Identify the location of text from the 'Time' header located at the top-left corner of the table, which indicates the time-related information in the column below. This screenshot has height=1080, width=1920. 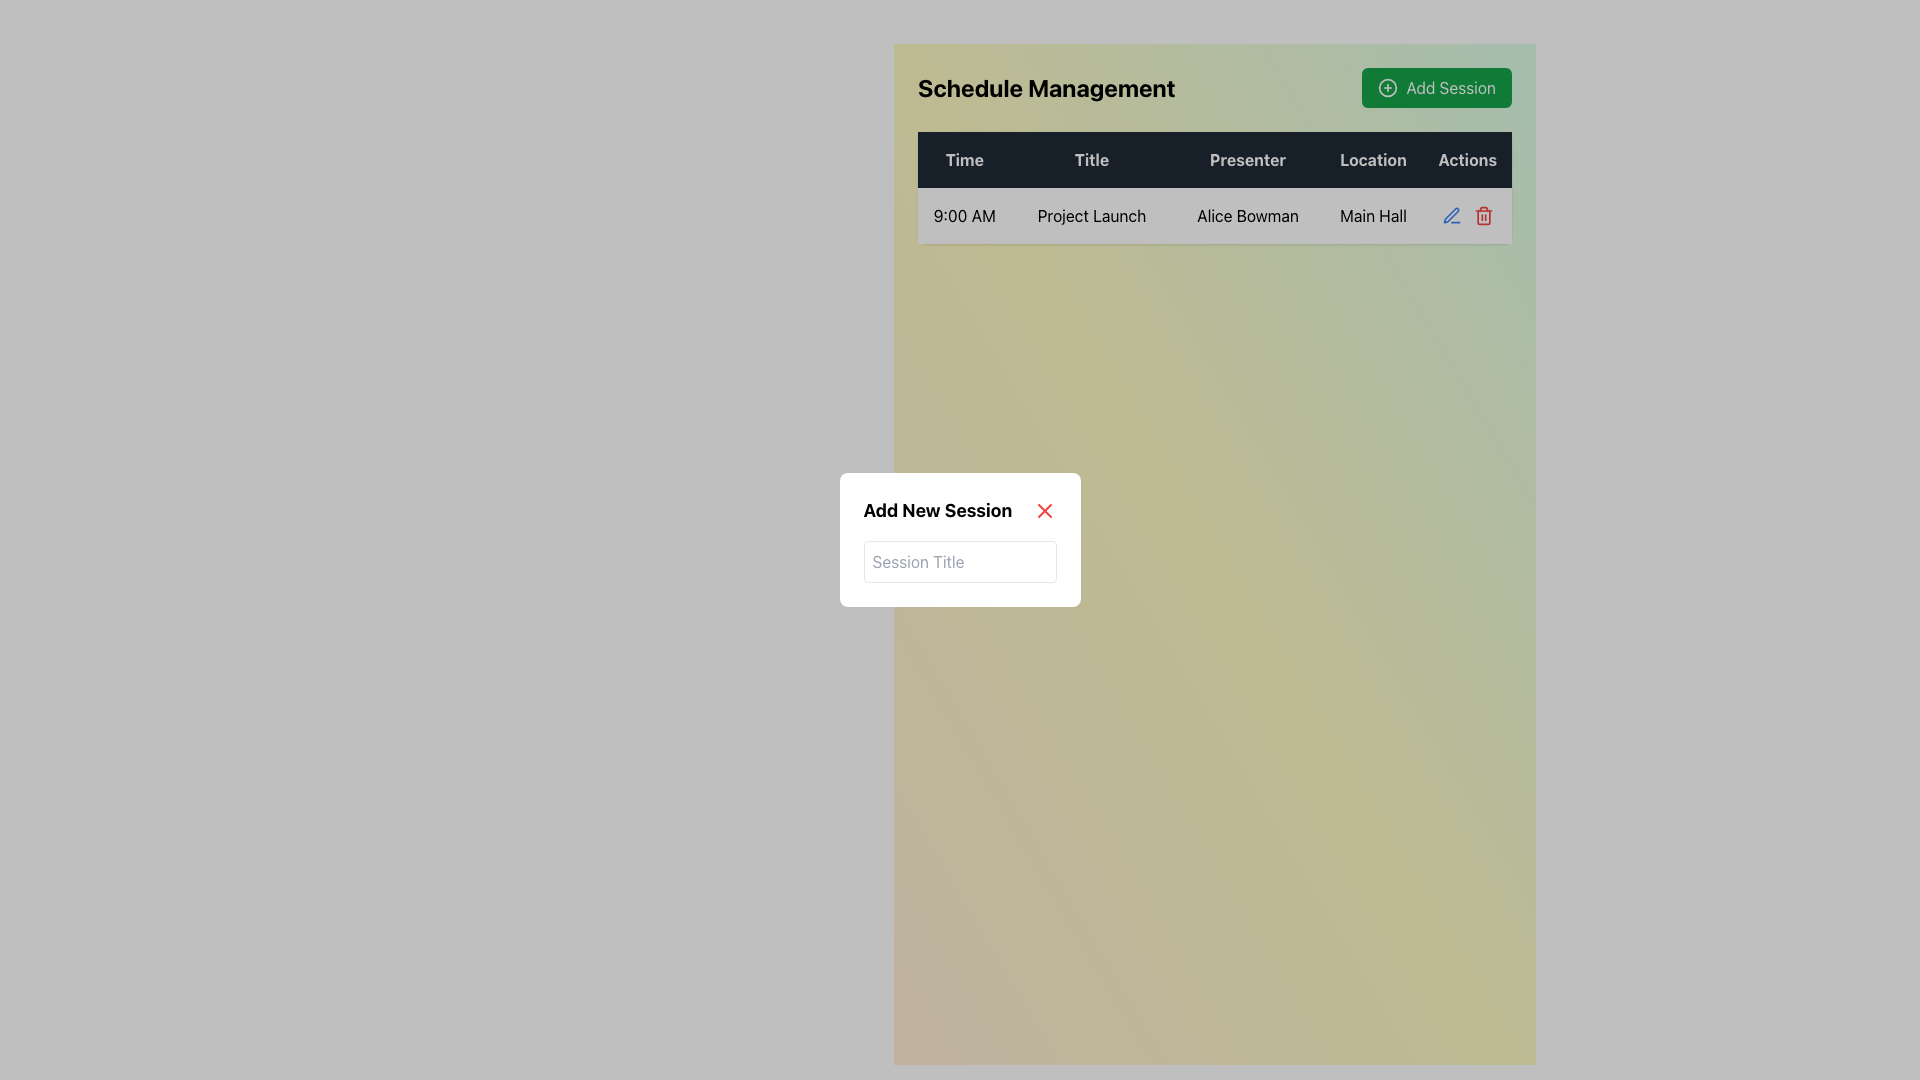
(964, 158).